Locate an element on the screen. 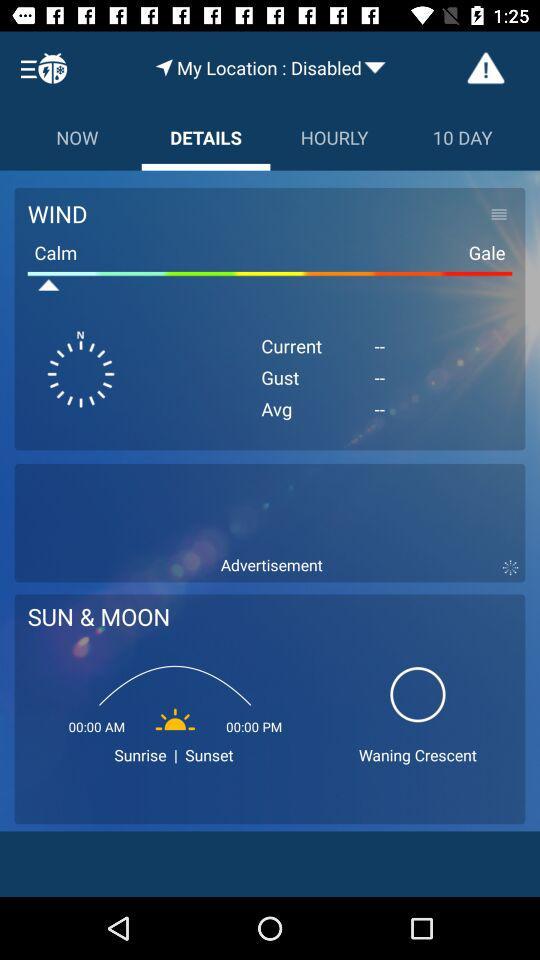 The image size is (540, 960). the icon on the top right corner of the web page is located at coordinates (485, 68).